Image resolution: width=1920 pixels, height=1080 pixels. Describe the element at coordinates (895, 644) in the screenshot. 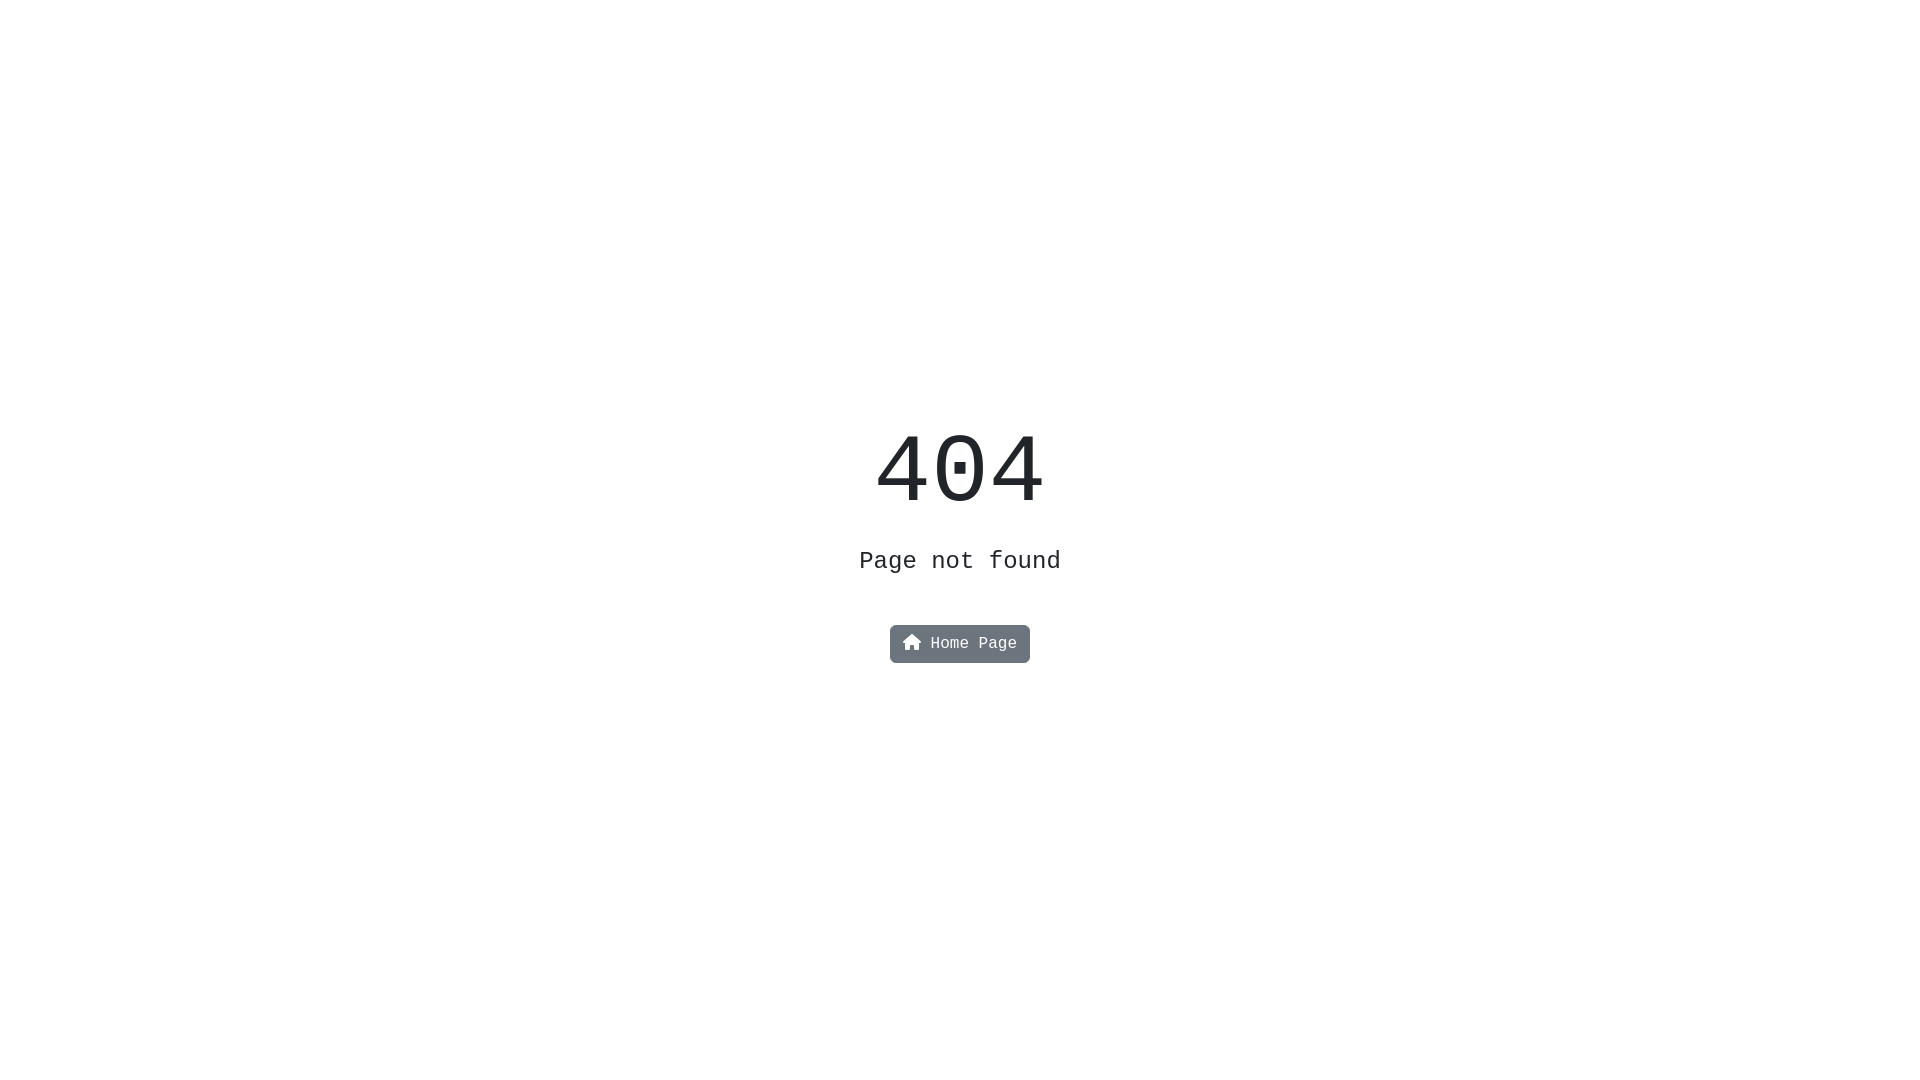

I see `'Home Page'` at that location.